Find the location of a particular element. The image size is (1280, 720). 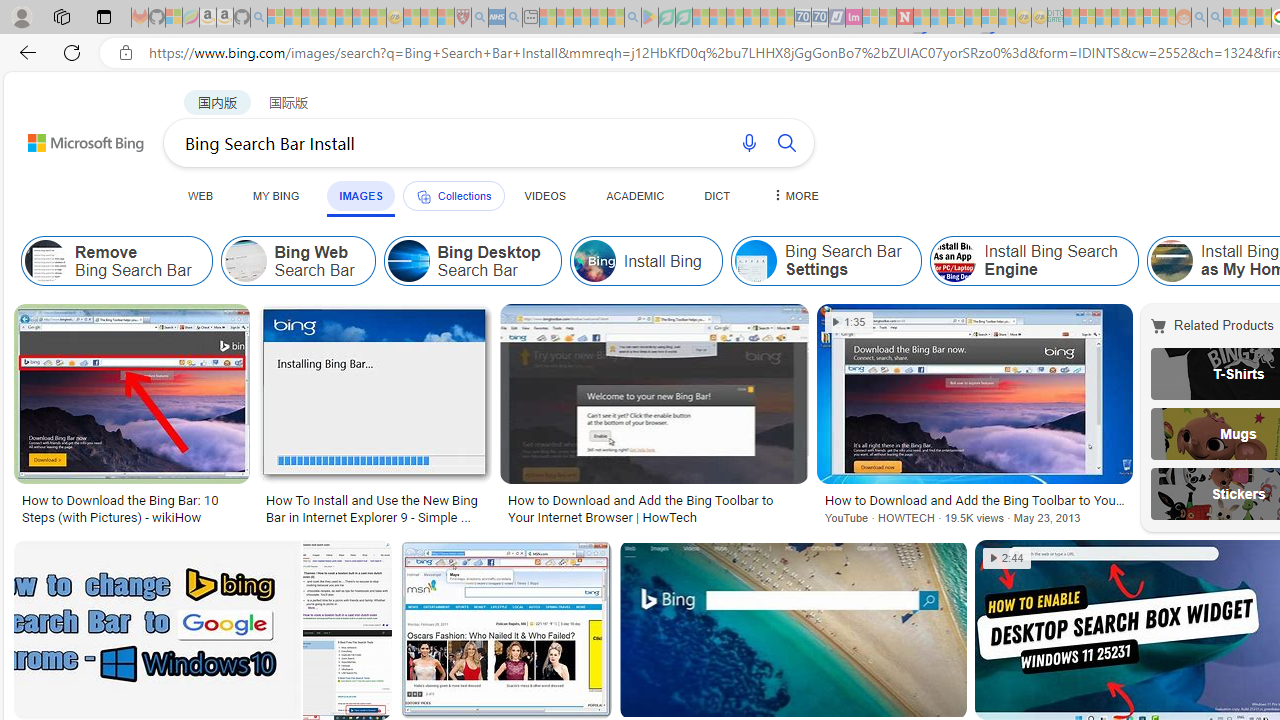

'MSNBC - MSN - Sleeping' is located at coordinates (1070, 17).